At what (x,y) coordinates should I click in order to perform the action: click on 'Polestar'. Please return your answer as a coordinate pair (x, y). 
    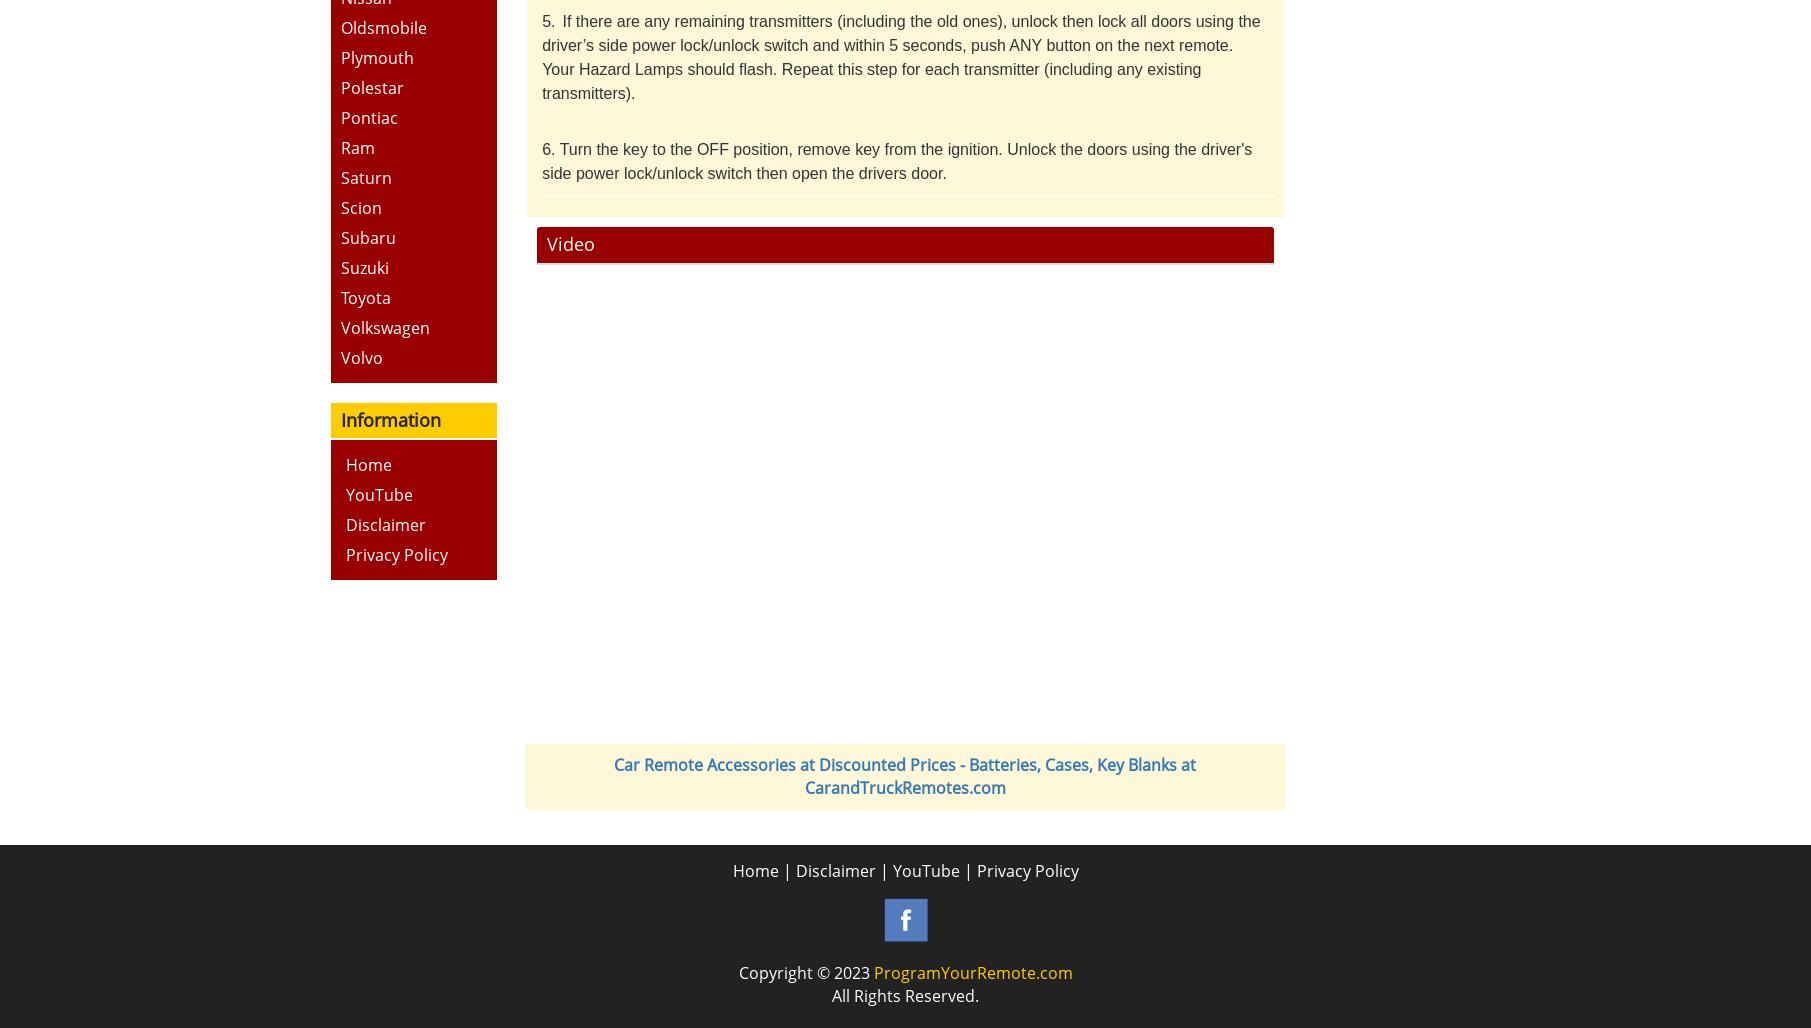
    Looking at the image, I should click on (370, 85).